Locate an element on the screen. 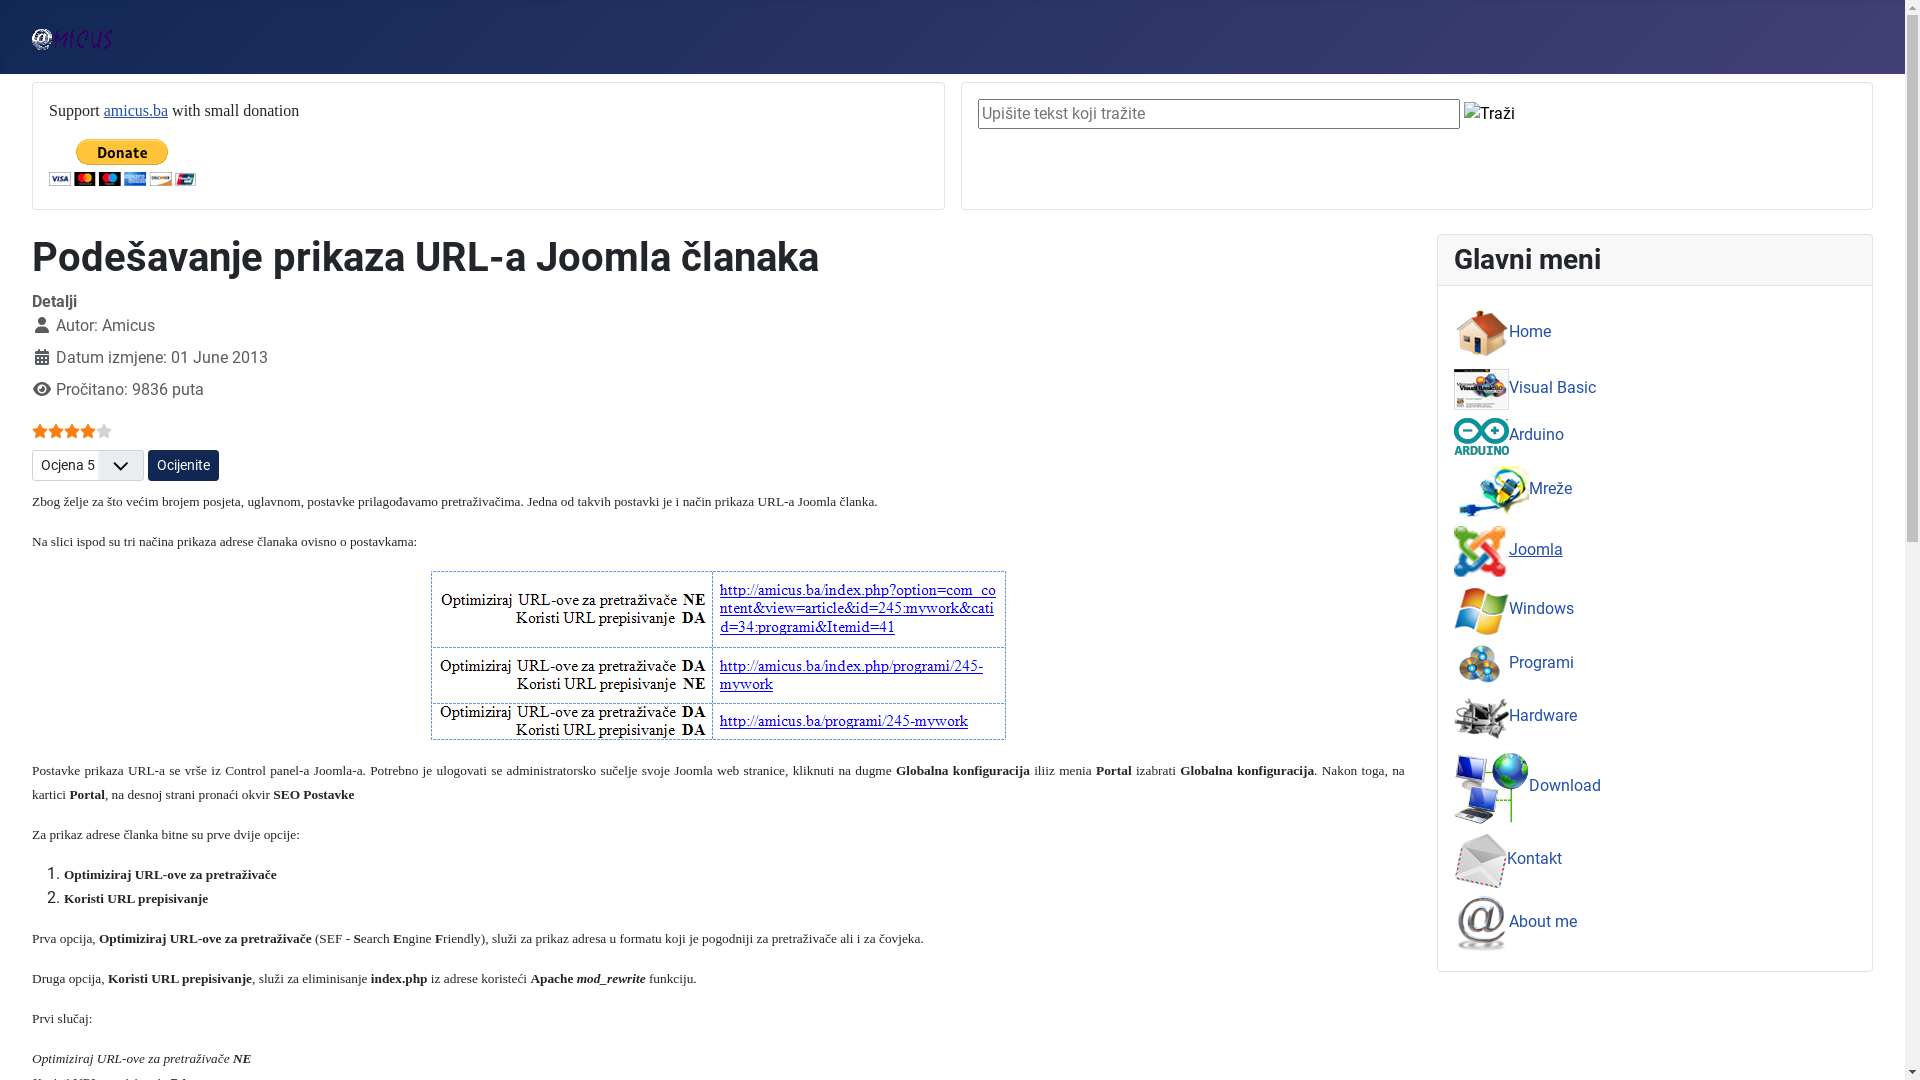  'Kontakt' is located at coordinates (1507, 857).